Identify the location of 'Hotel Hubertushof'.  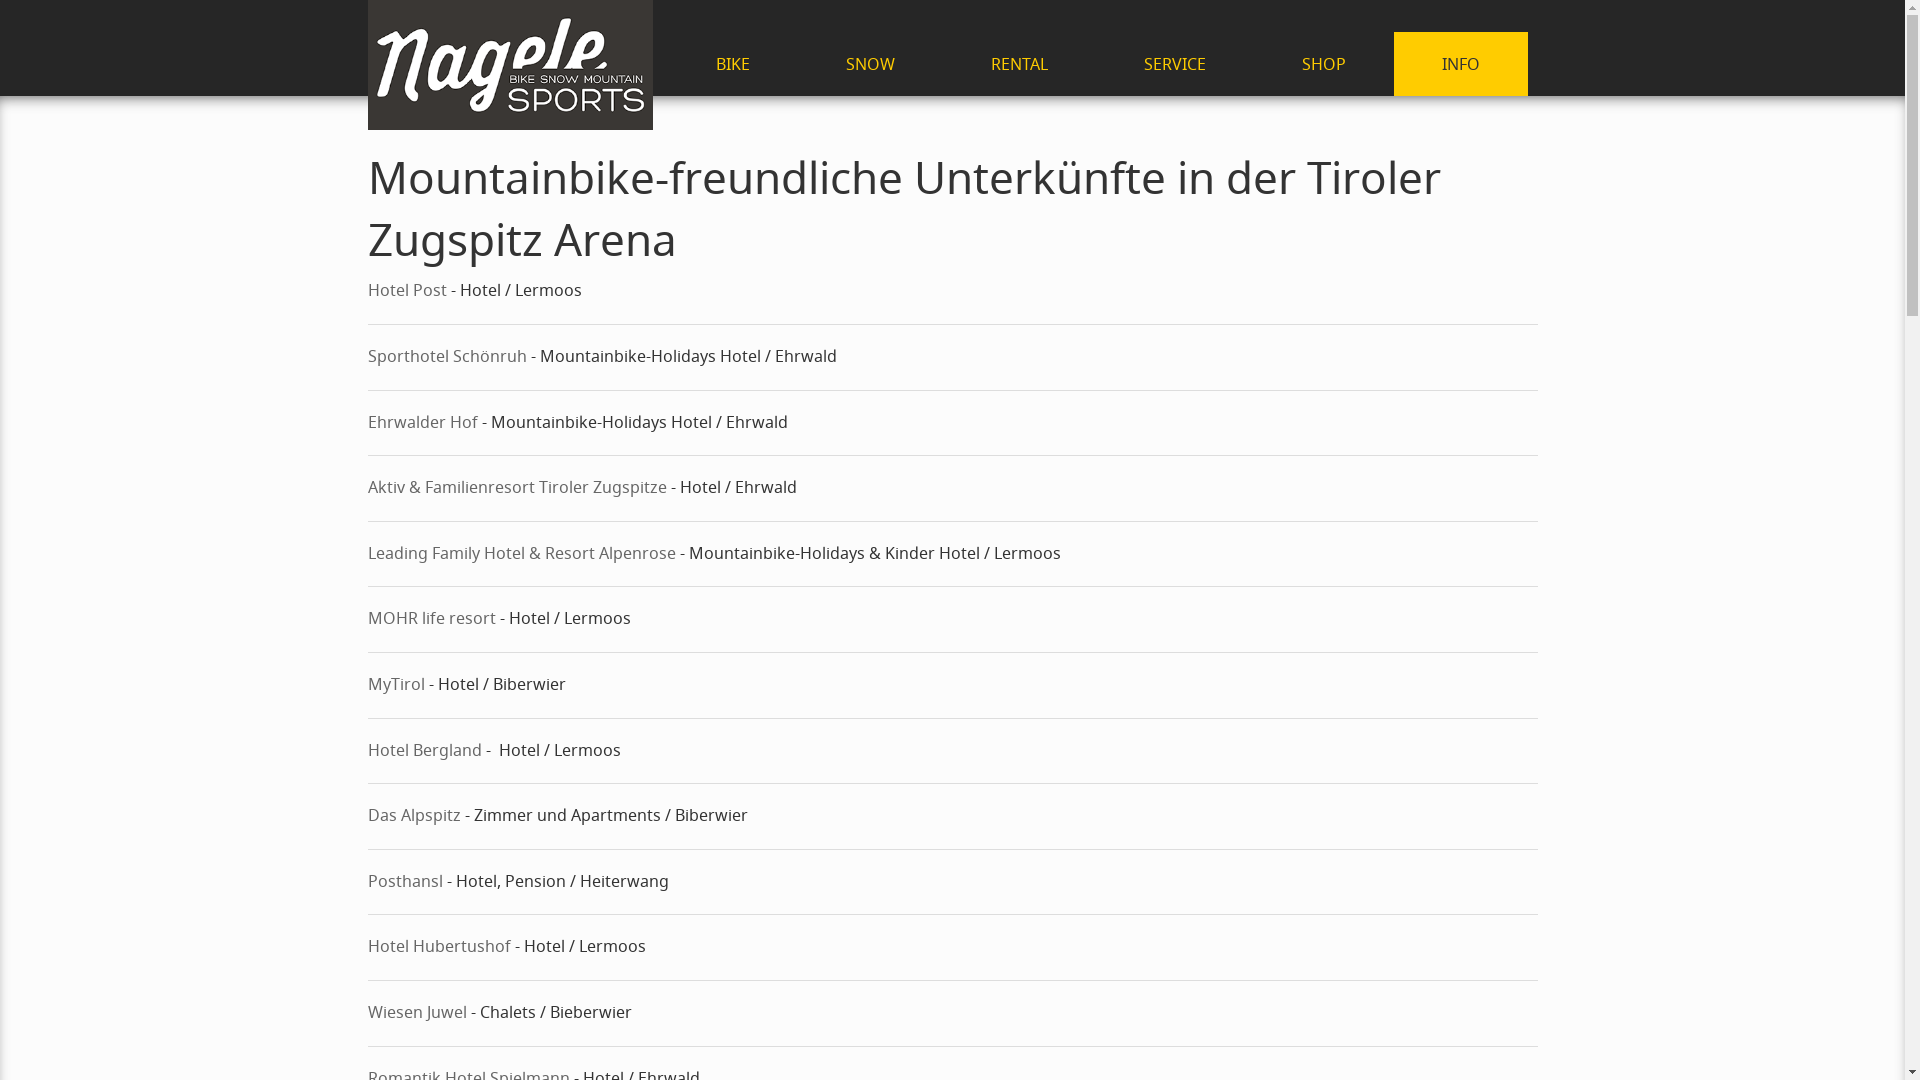
(438, 945).